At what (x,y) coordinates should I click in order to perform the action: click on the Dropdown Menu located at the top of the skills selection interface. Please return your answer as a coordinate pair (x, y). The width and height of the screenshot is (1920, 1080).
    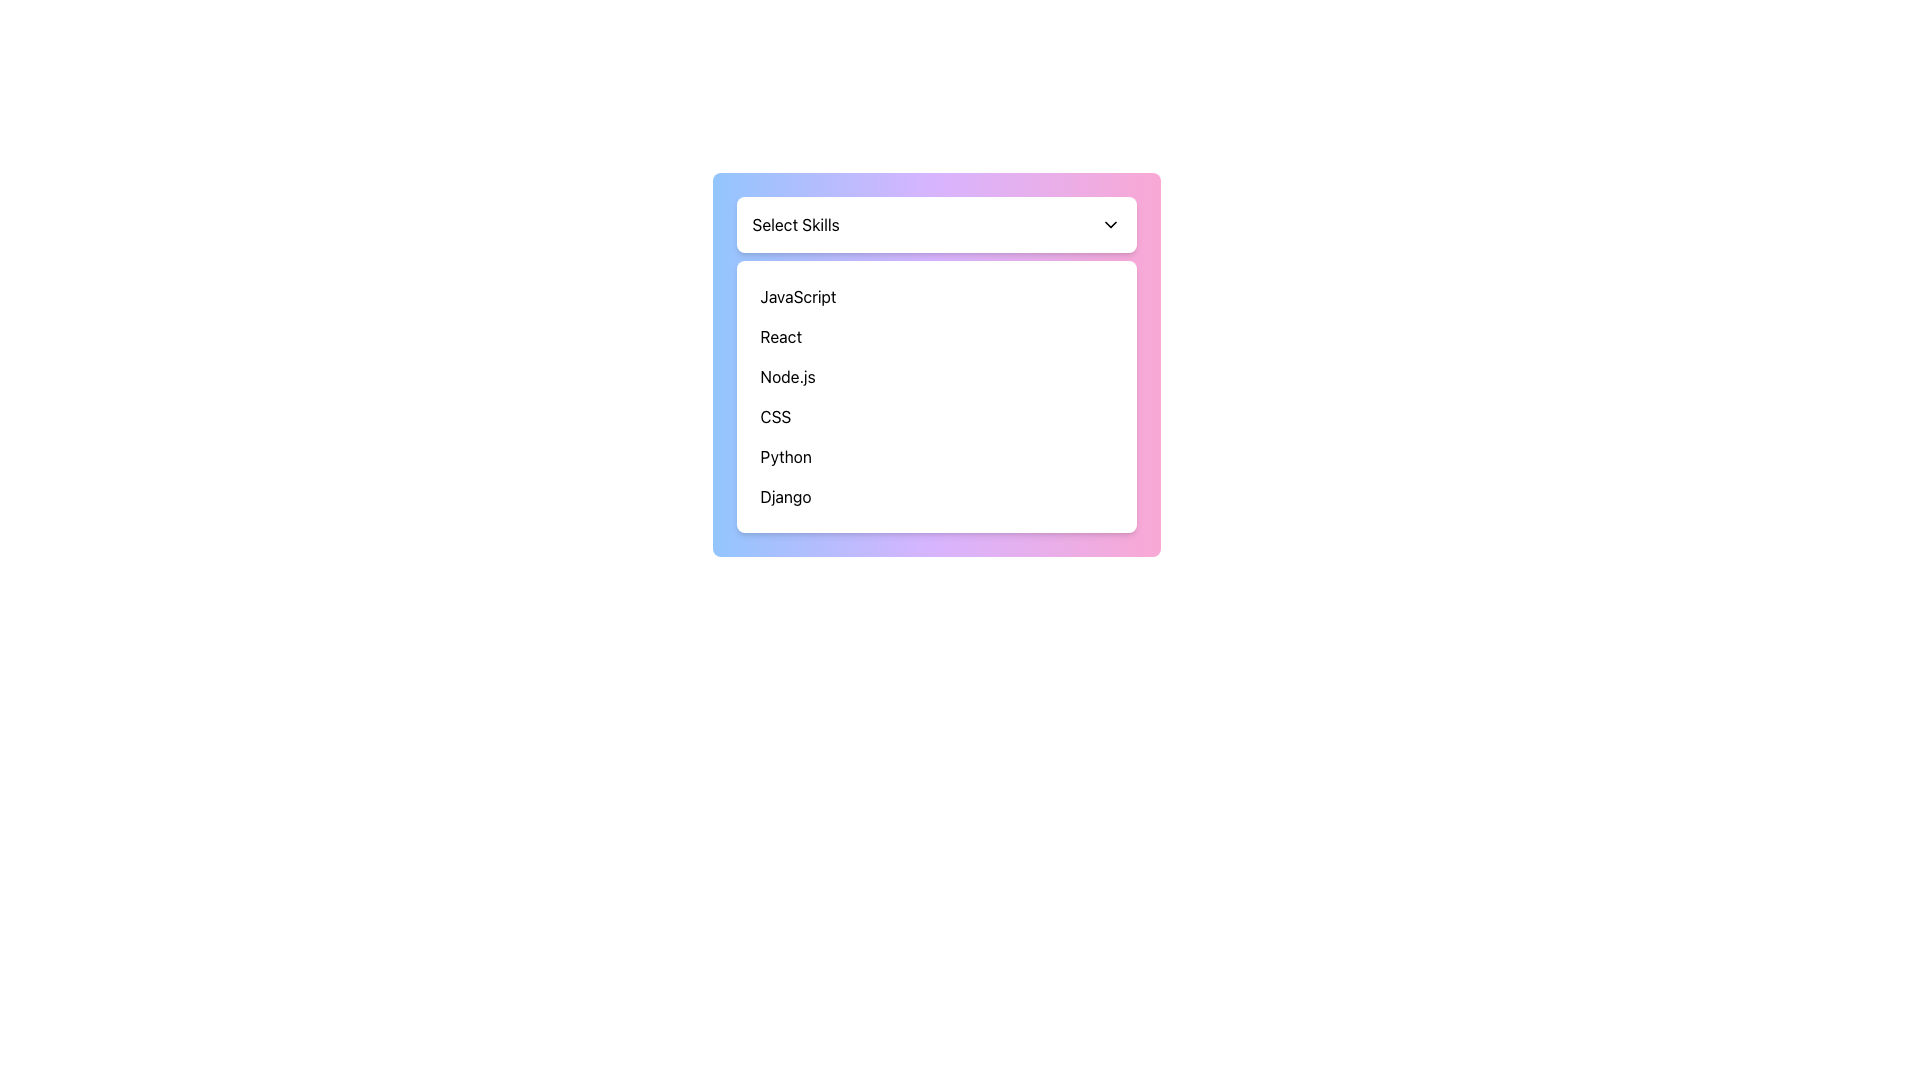
    Looking at the image, I should click on (935, 224).